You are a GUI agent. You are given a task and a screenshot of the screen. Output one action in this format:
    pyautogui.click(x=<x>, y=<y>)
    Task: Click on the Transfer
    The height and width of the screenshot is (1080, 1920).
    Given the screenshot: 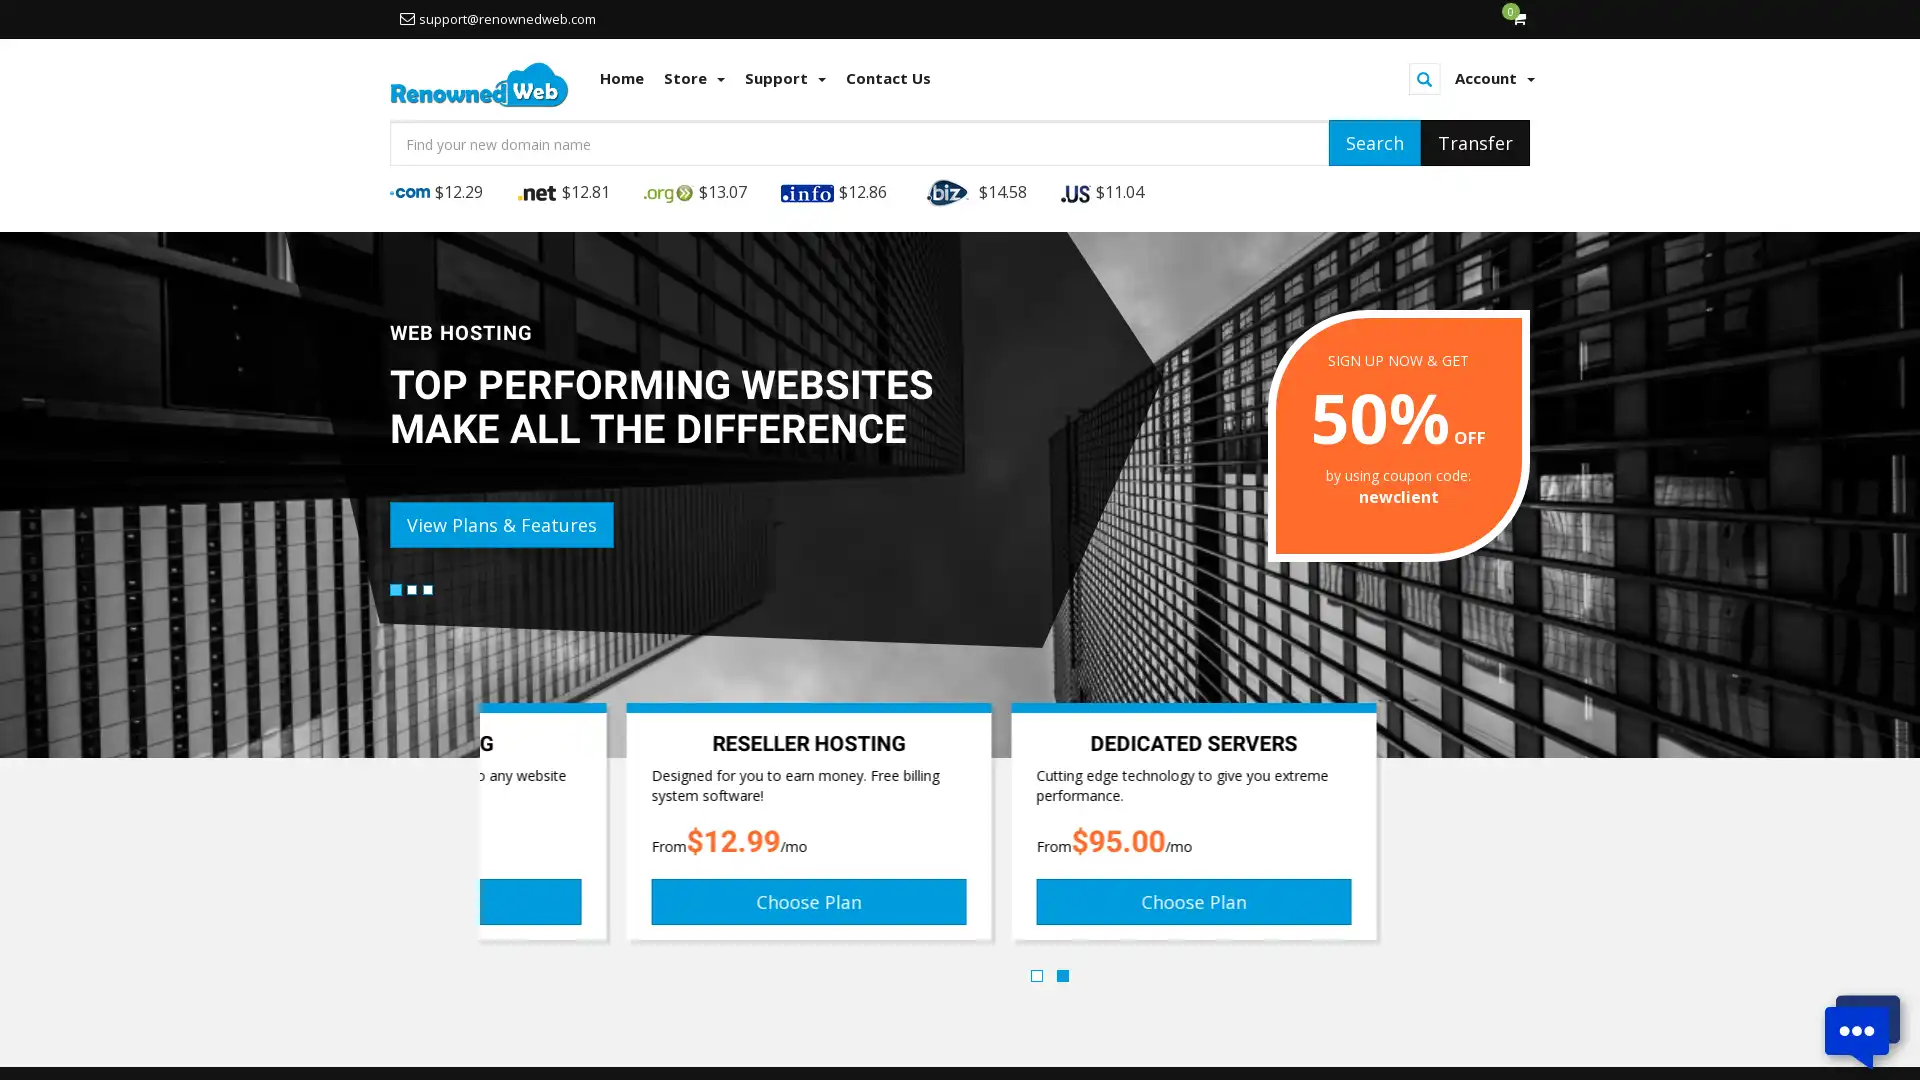 What is the action you would take?
    pyautogui.click(x=1475, y=141)
    